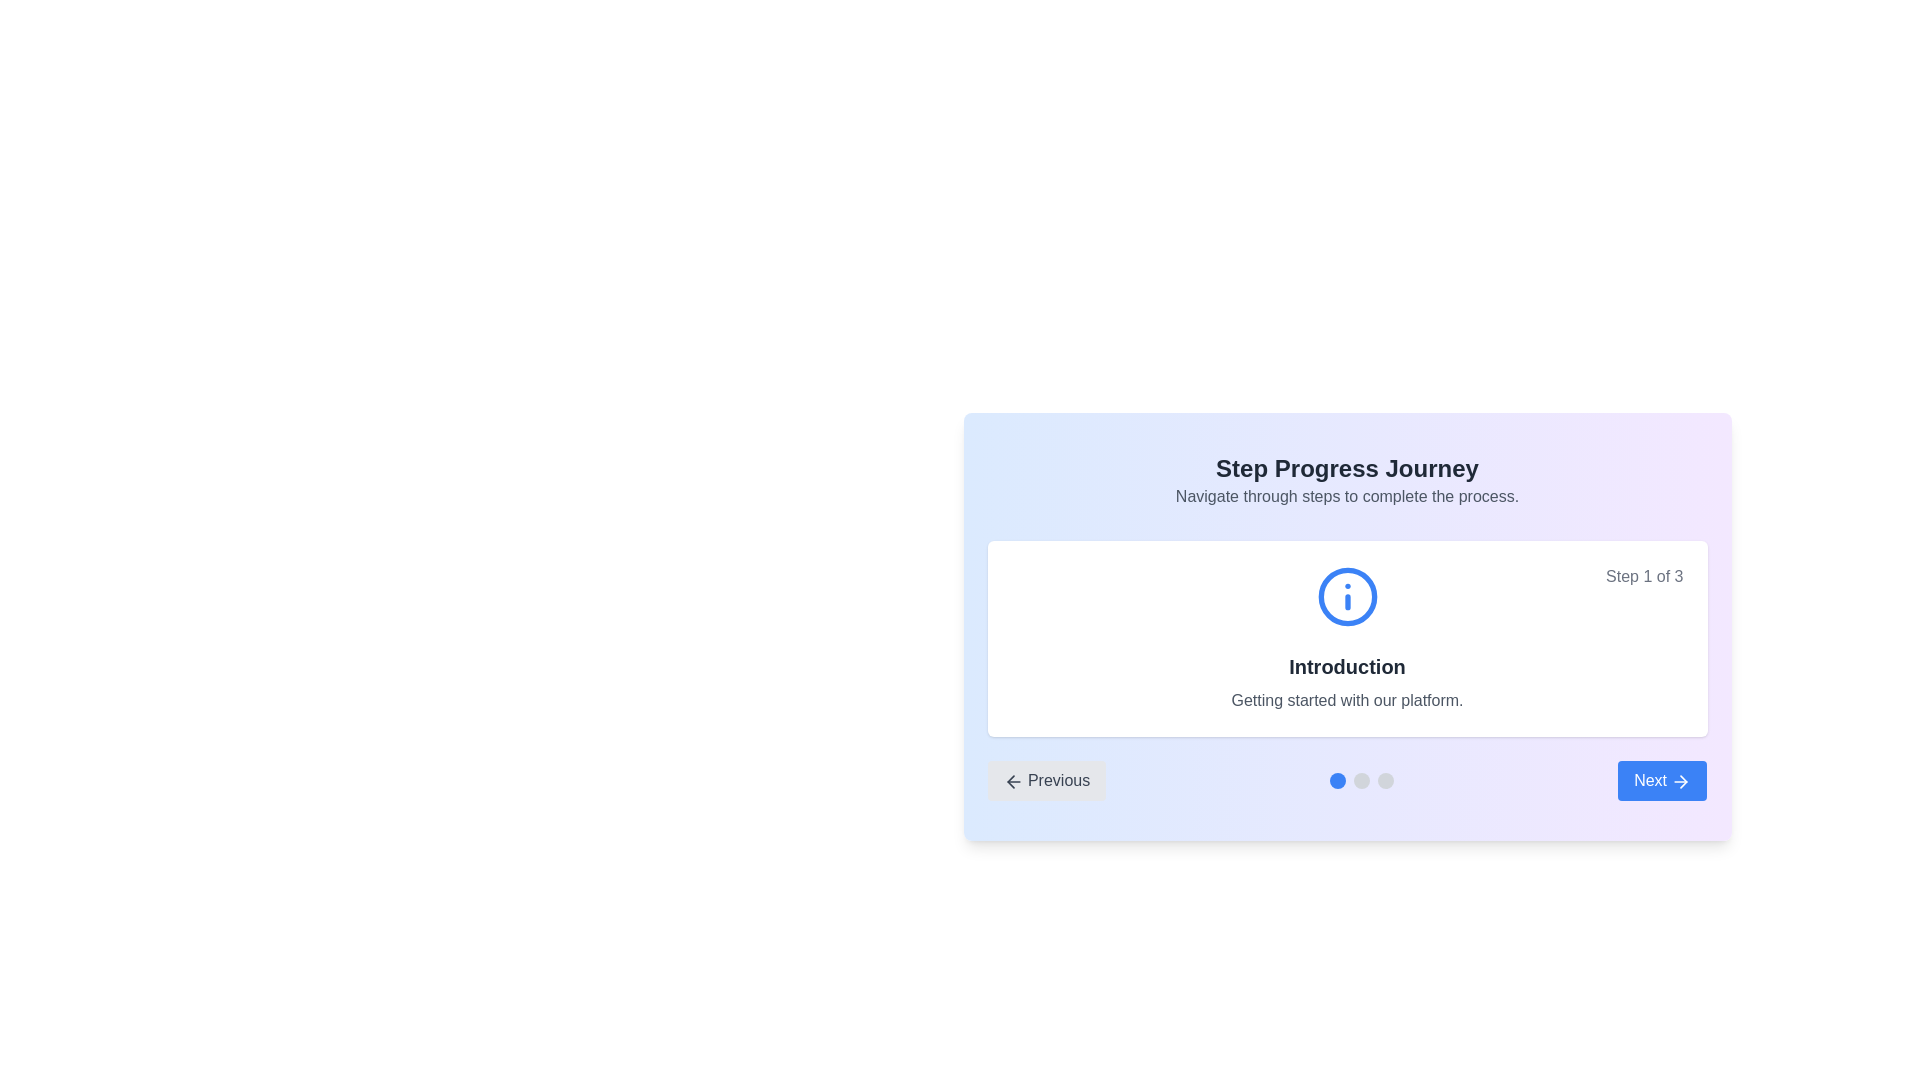  Describe the element at coordinates (1385, 779) in the screenshot. I see `the third step indicator located at the bottom-center of the interface, which indicates the third step in a process` at that location.